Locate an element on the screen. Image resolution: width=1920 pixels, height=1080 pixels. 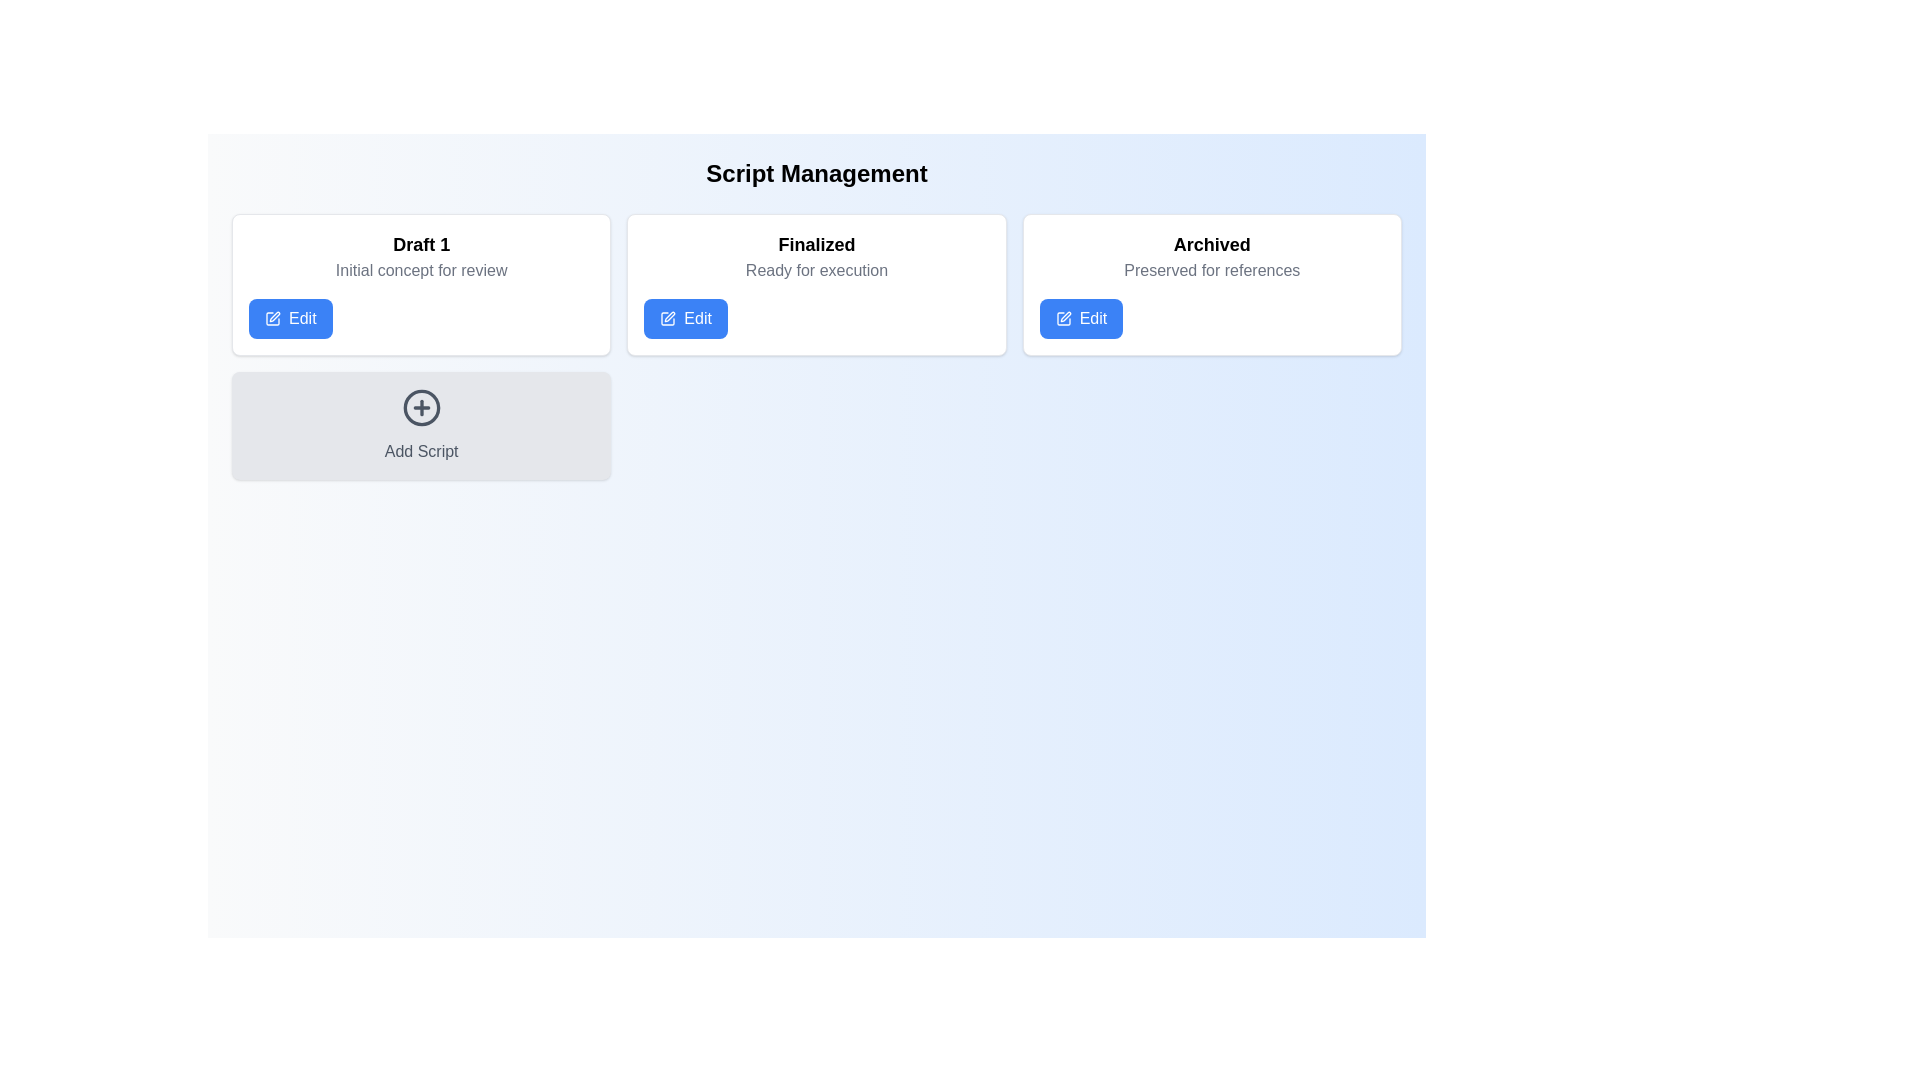
the pen and square icon with a blue background located within the 'Edit' button associated with the 'Finalized' script section is located at coordinates (668, 318).